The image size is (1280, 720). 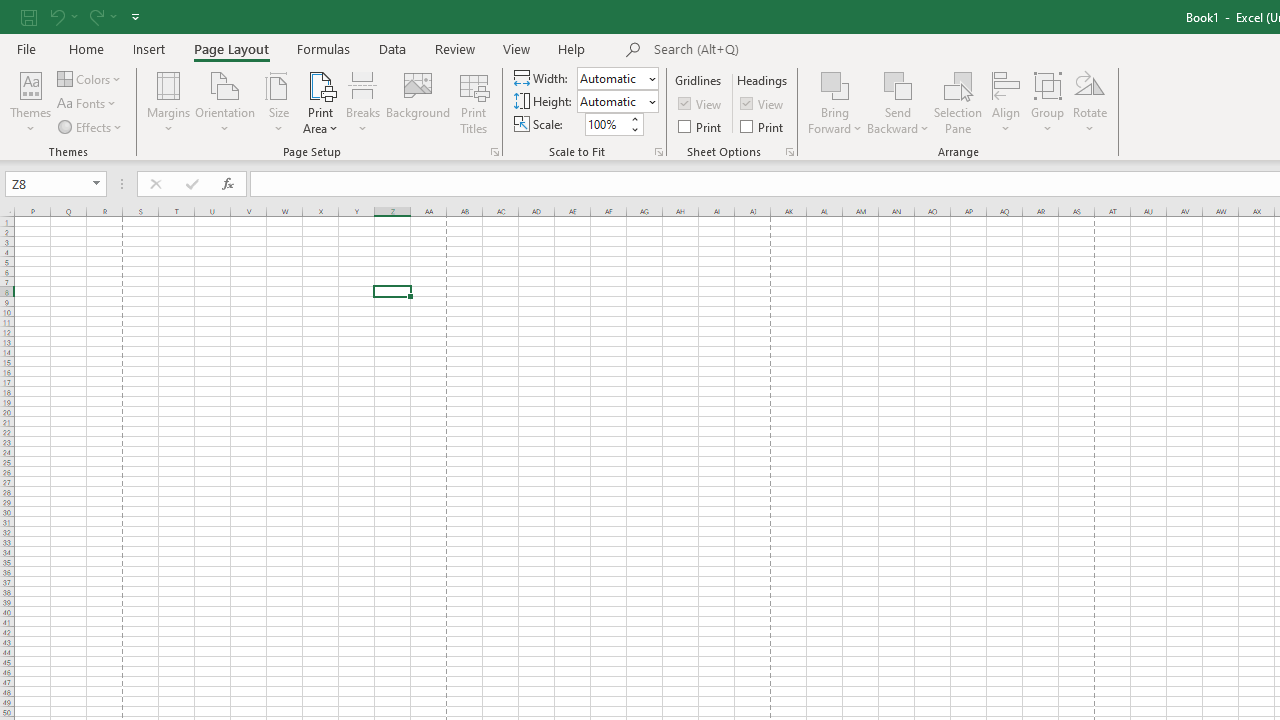 What do you see at coordinates (87, 103) in the screenshot?
I see `'Fonts'` at bounding box center [87, 103].